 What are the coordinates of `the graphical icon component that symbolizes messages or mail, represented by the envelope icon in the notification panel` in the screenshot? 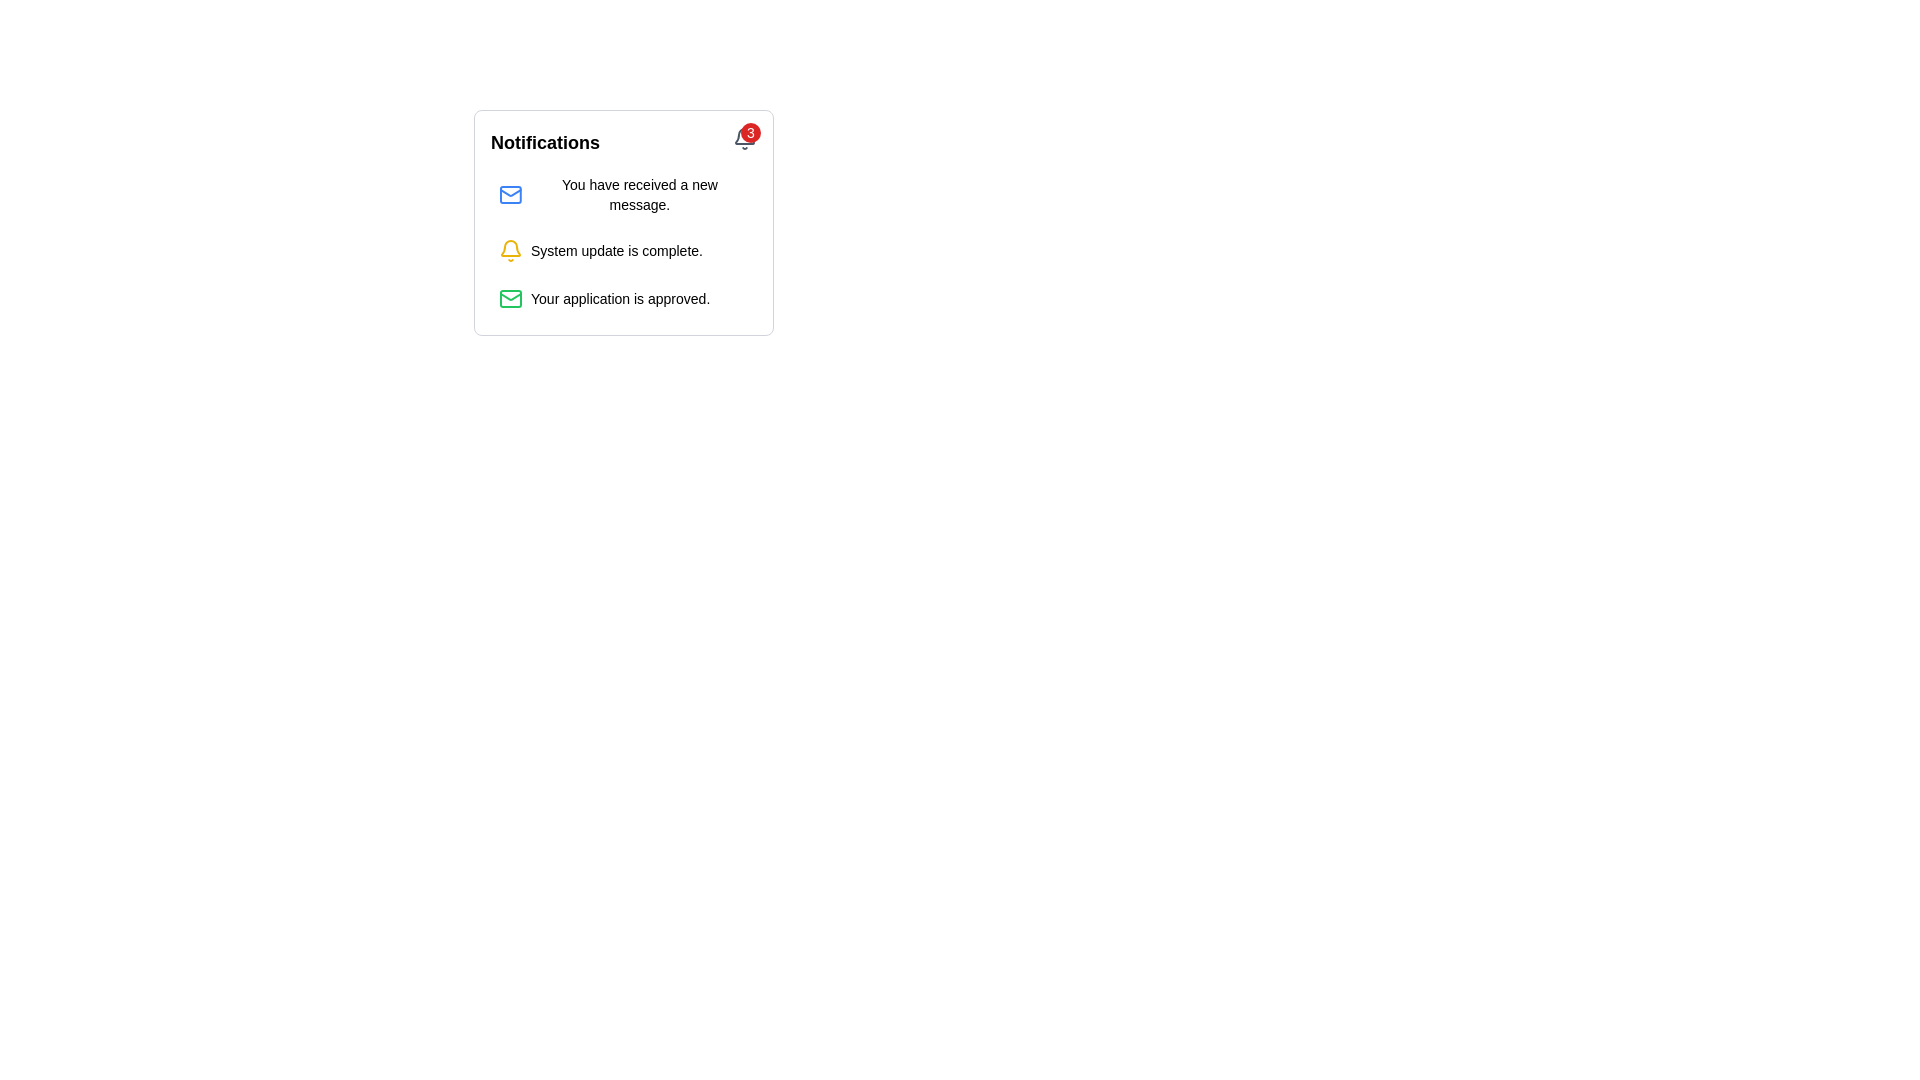 It's located at (510, 195).